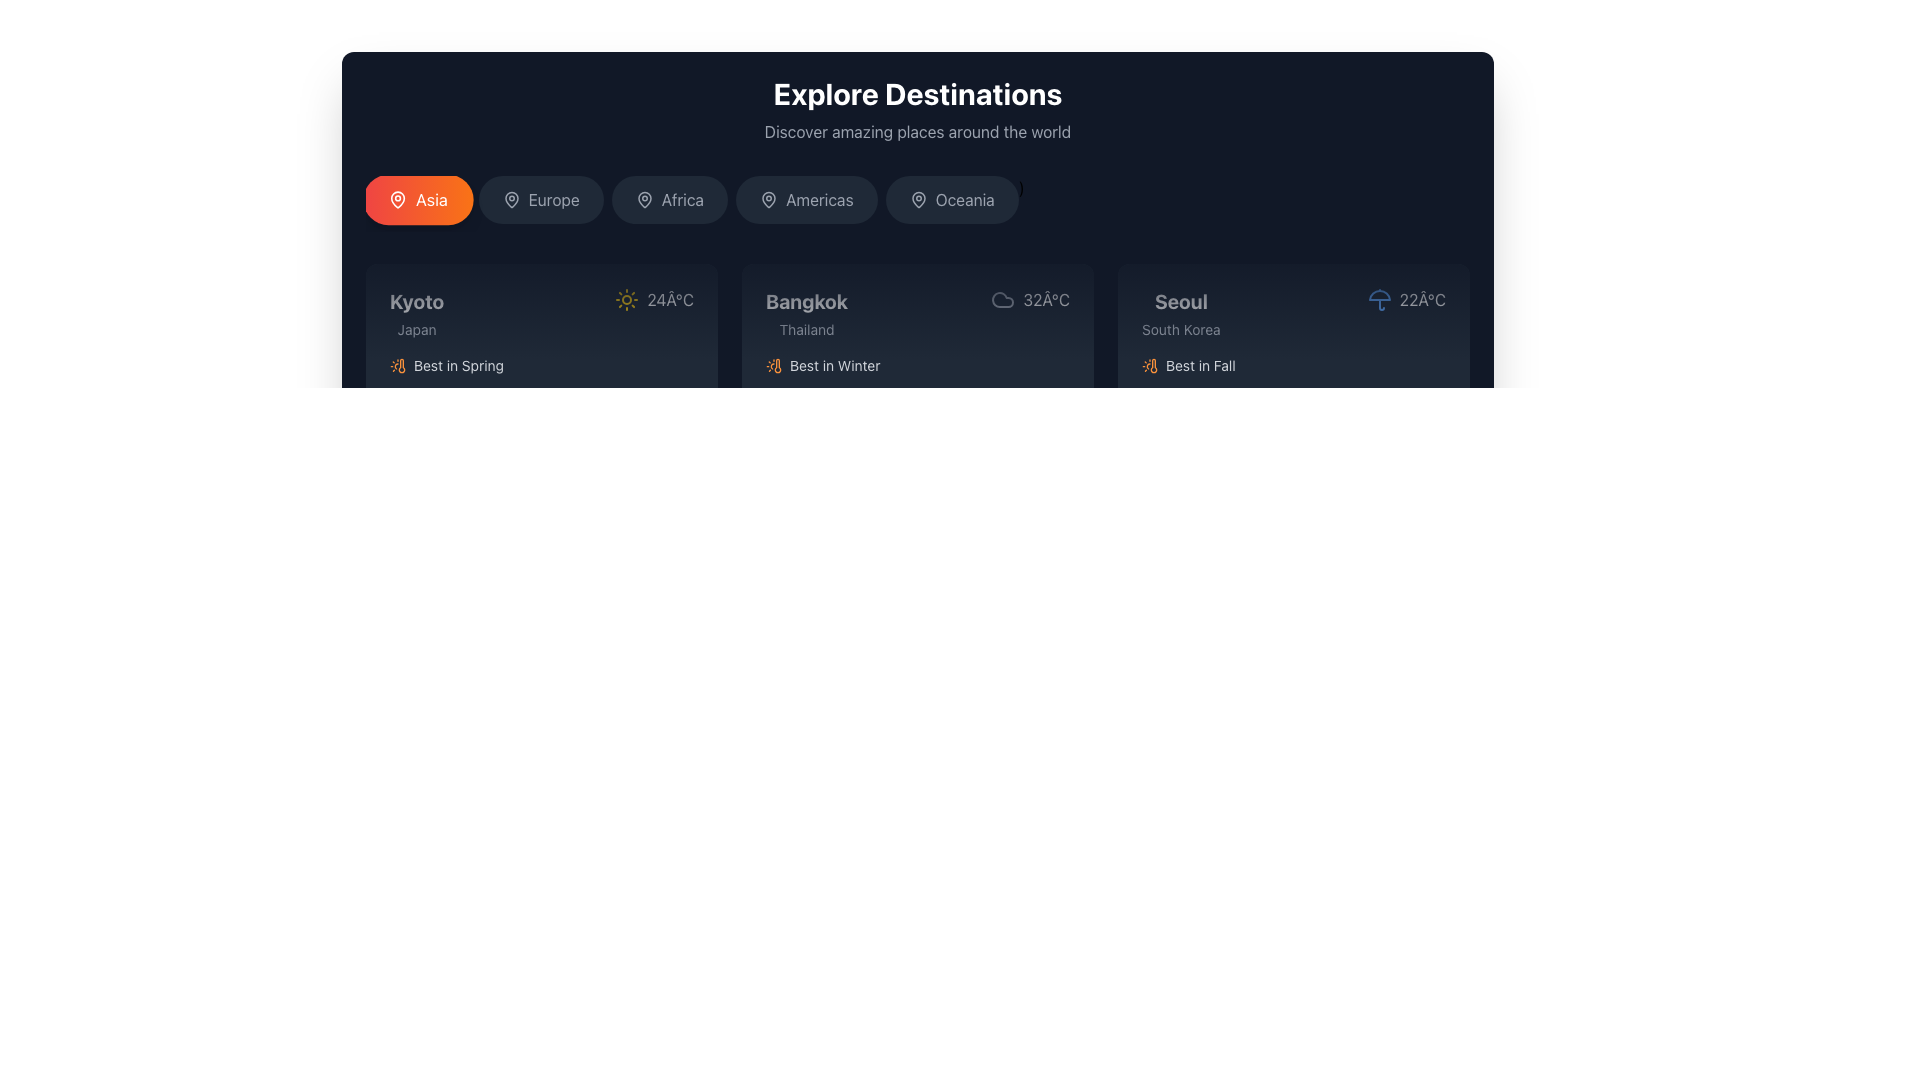  Describe the element at coordinates (398, 366) in the screenshot. I see `the 'Spring' icon located to the left of the text 'Best in Spring' under the 'Kyoto, Japan' destination card in the 'Explore Destinations' interface` at that location.